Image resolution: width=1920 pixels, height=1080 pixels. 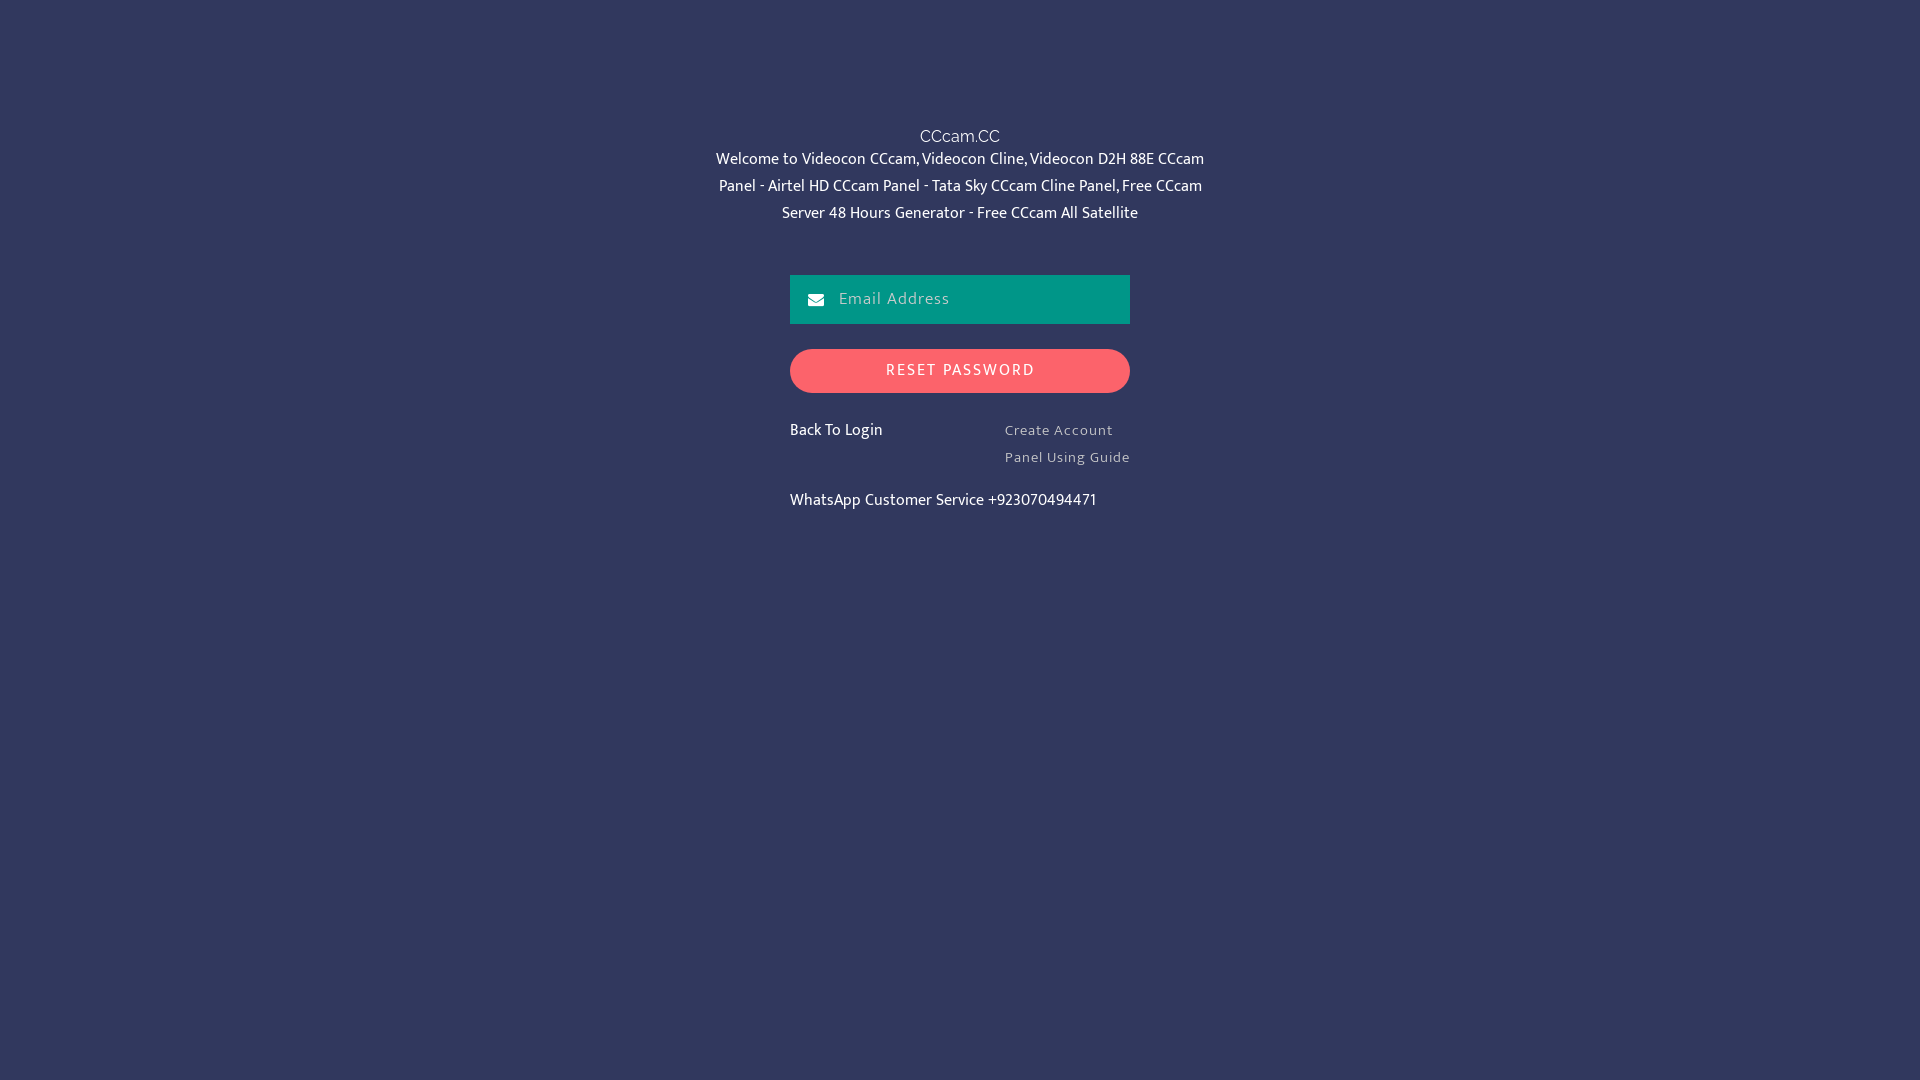 I want to click on 'Panel Using Guide', so click(x=1066, y=457).